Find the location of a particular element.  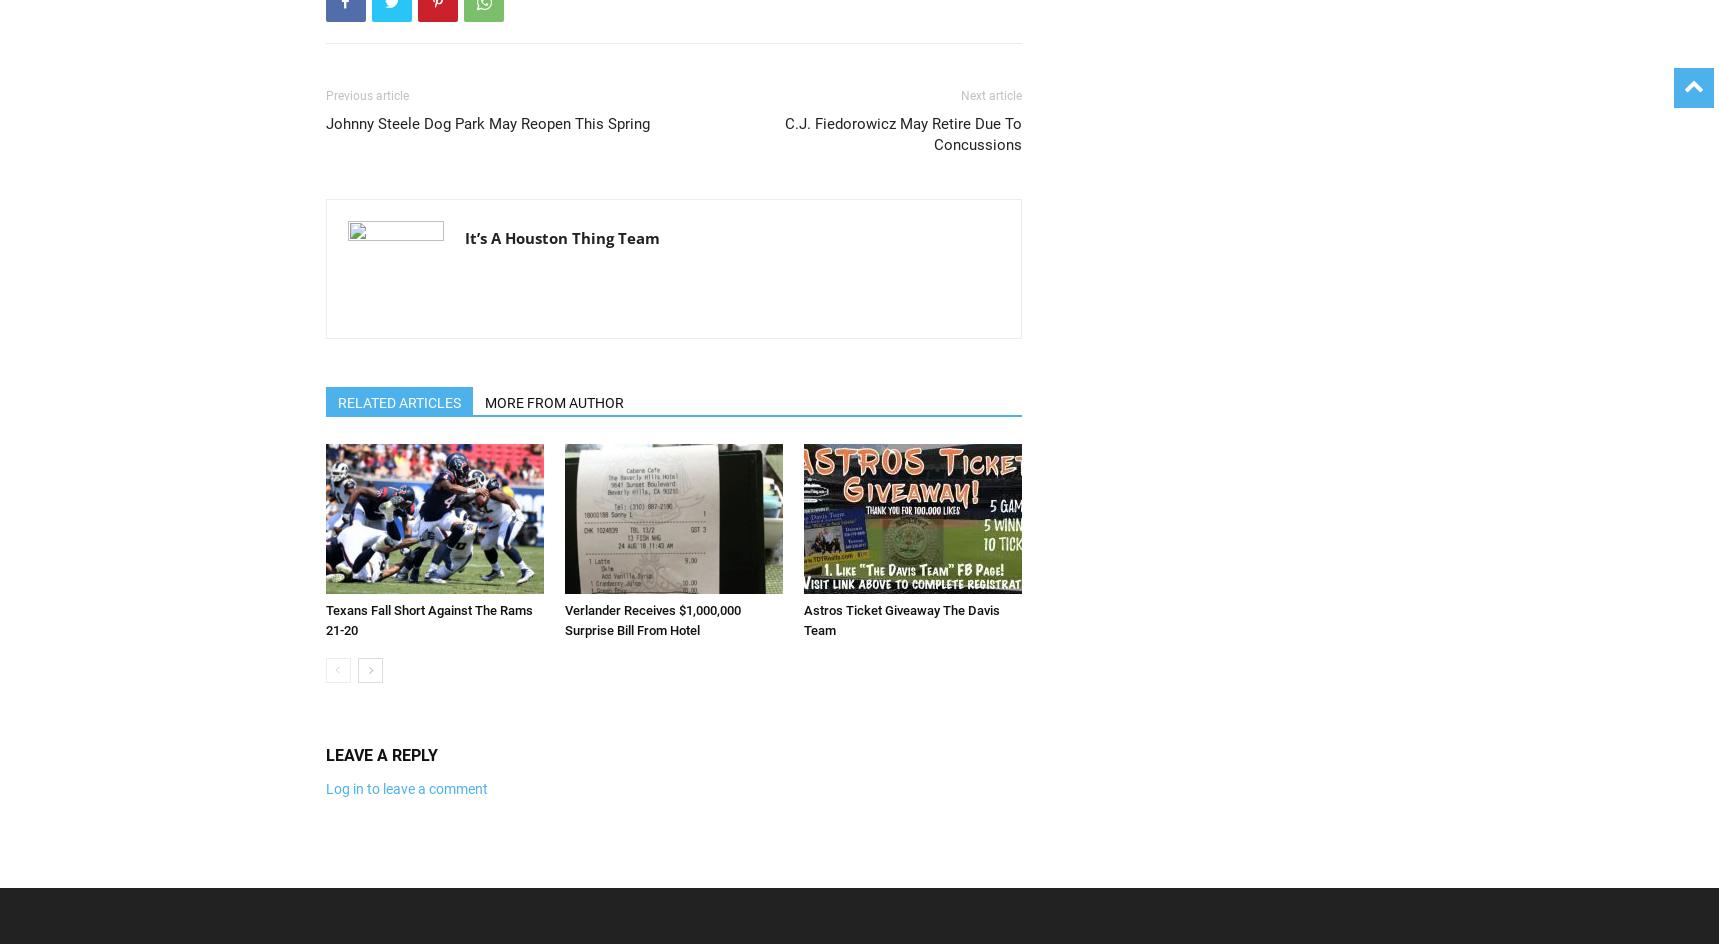

'C.J. Fiedorowicz May Retire Due To Concussions' is located at coordinates (783, 134).